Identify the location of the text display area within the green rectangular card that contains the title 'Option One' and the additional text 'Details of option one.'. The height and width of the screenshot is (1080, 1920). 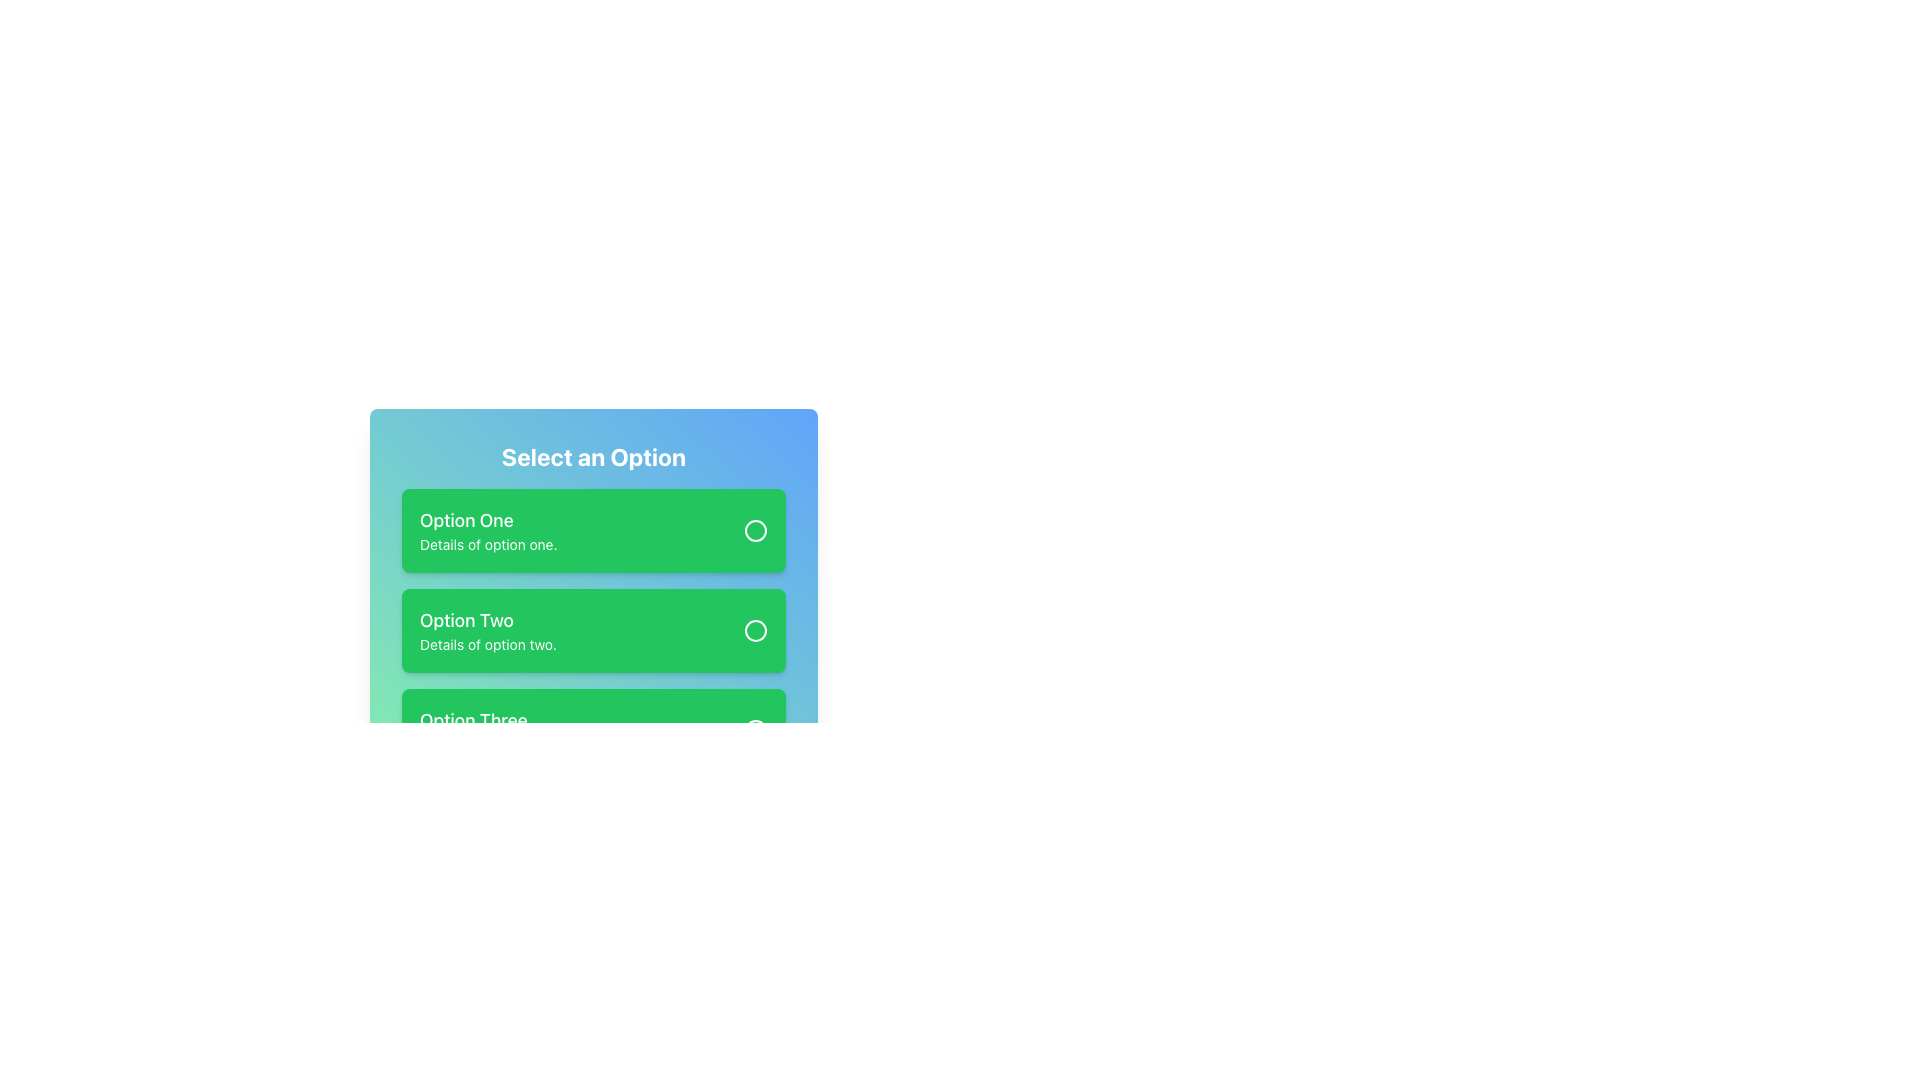
(488, 530).